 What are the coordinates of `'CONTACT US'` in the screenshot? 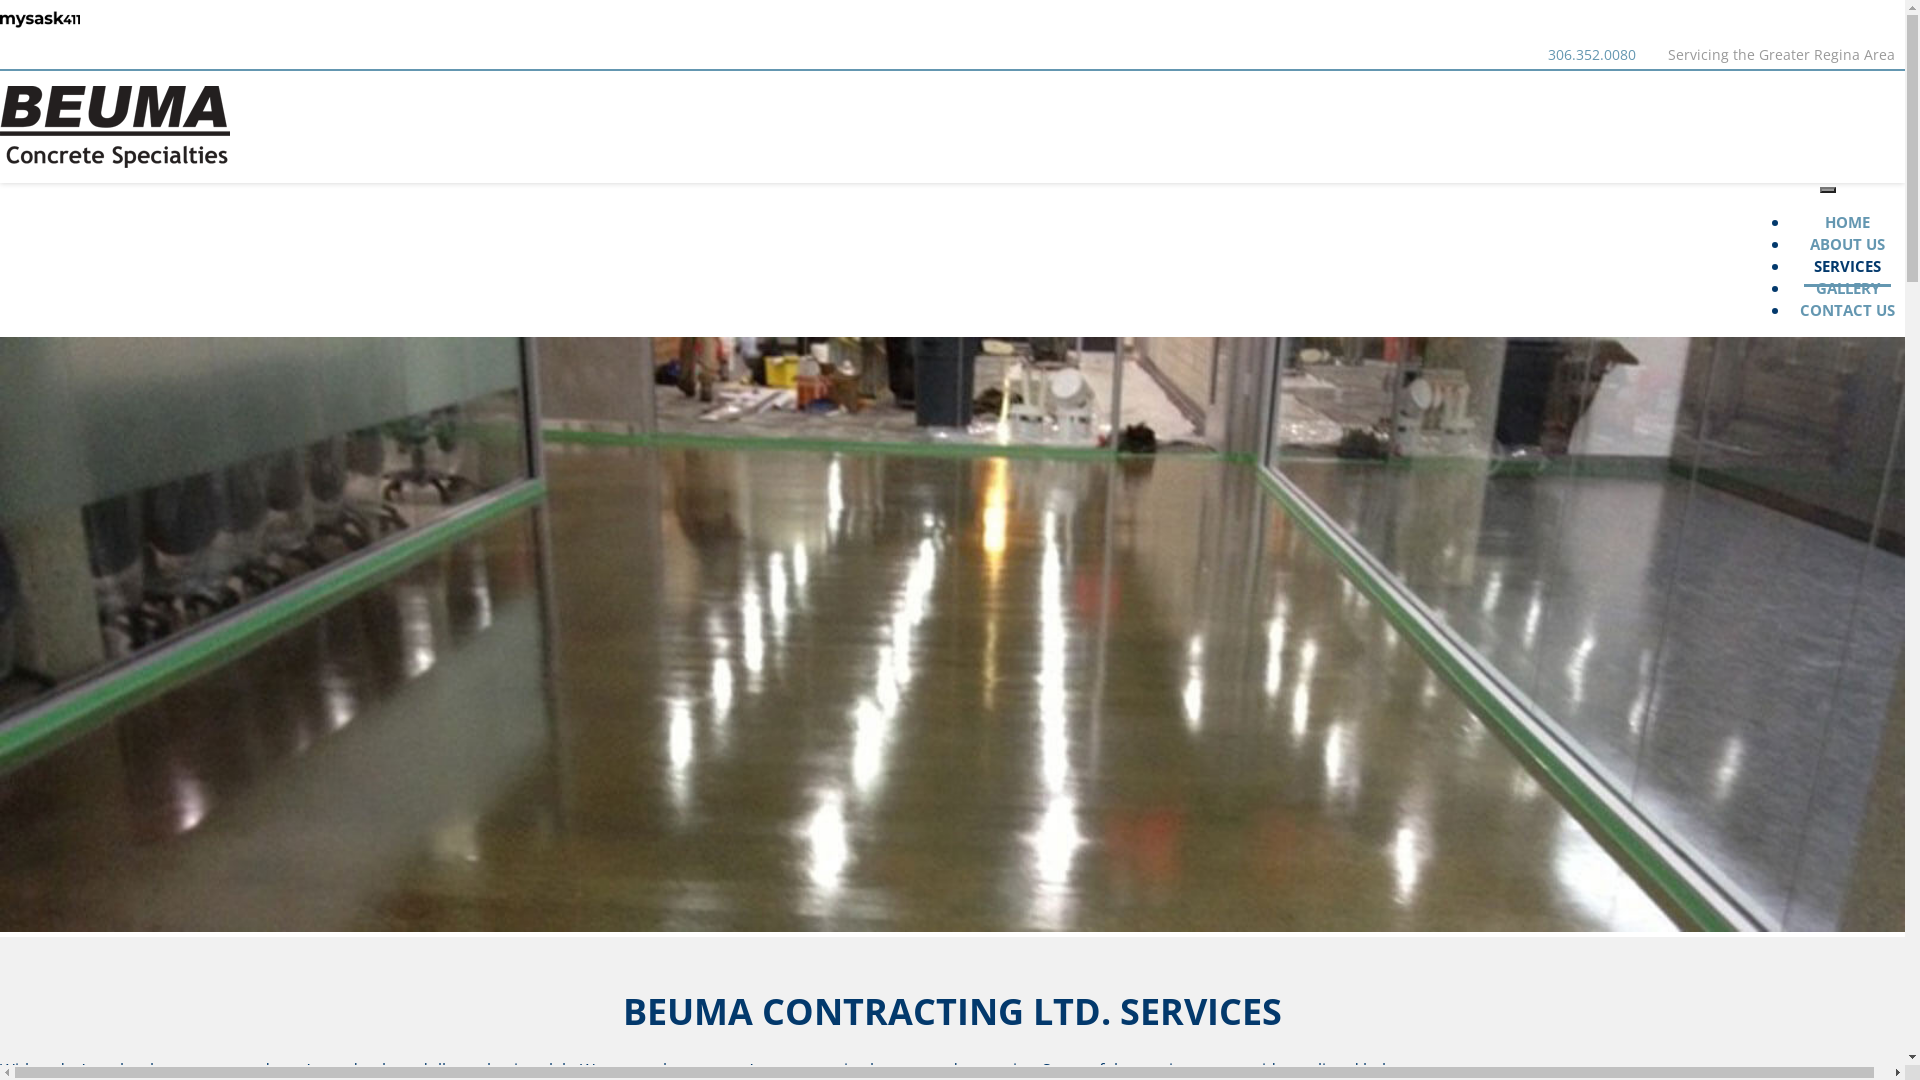 It's located at (1790, 311).